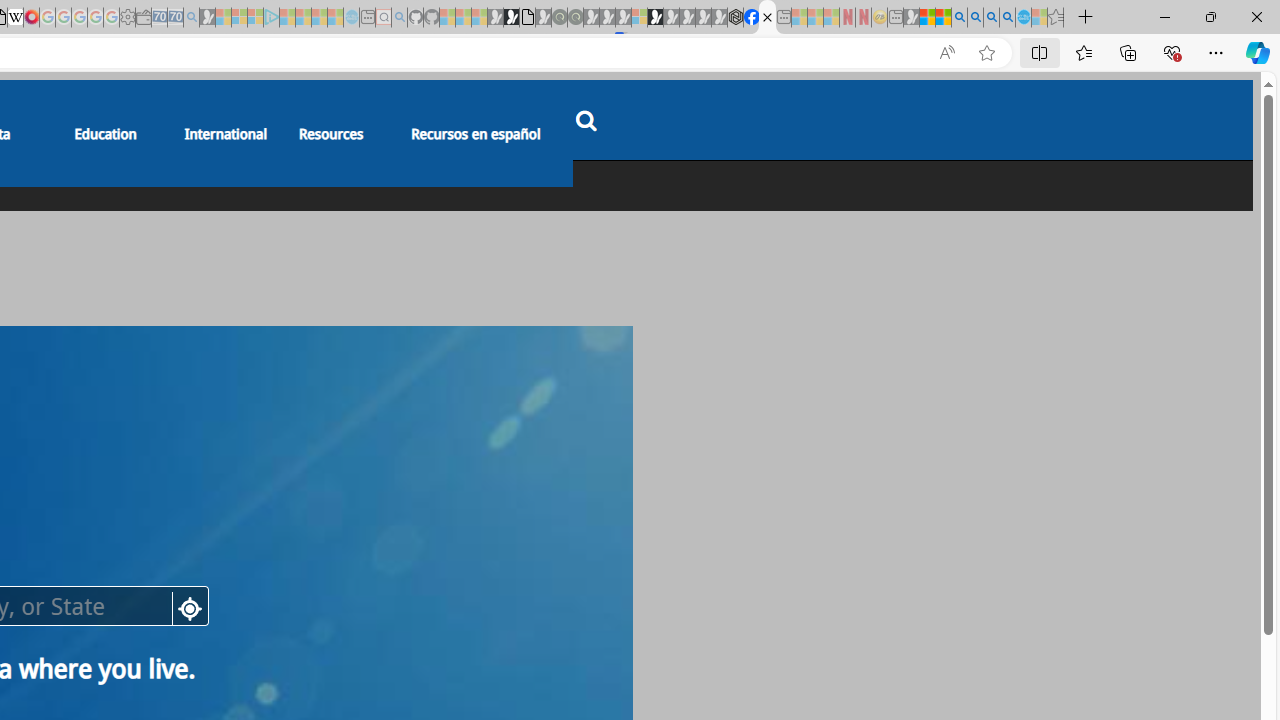 This screenshot has height=720, width=1280. I want to click on 'Nordace | Facebook', so click(750, 17).